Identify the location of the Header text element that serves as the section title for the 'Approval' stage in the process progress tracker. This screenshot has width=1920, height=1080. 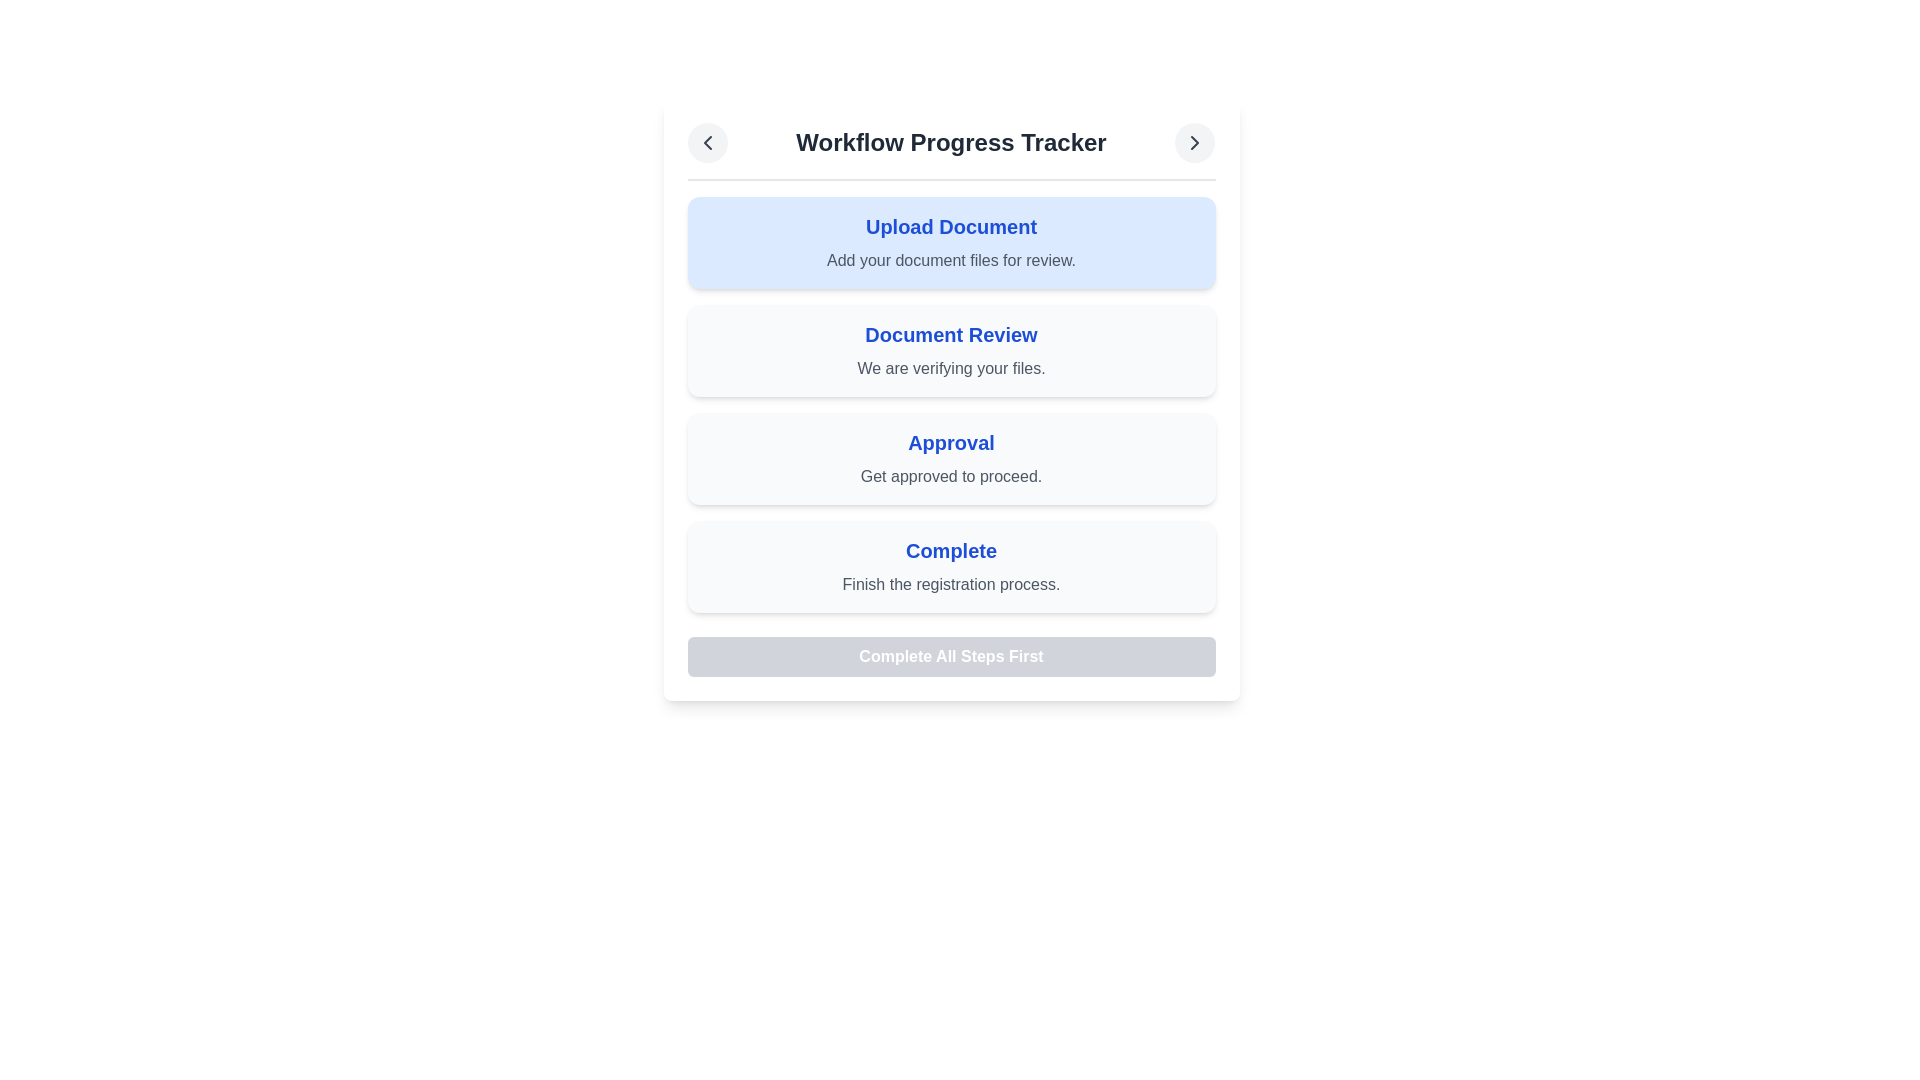
(950, 442).